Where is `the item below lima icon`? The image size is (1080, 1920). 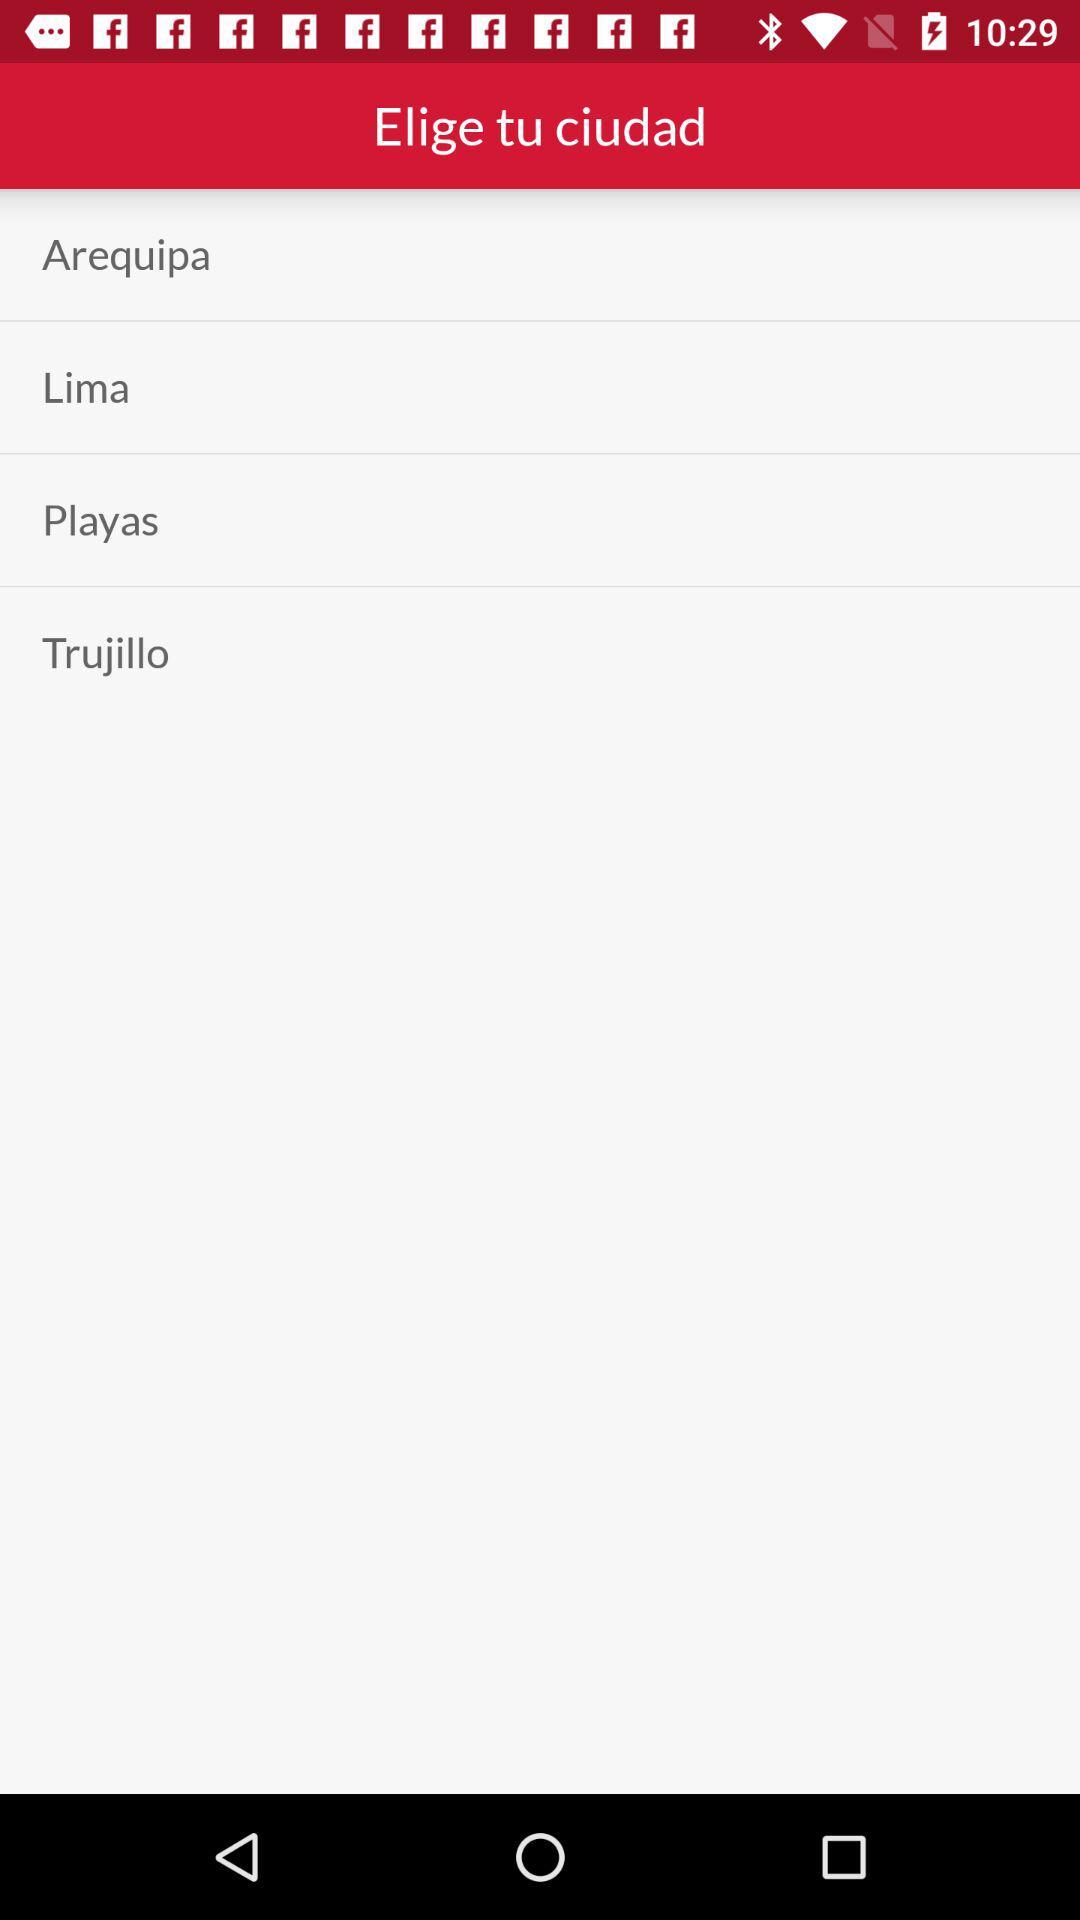 the item below lima icon is located at coordinates (100, 520).